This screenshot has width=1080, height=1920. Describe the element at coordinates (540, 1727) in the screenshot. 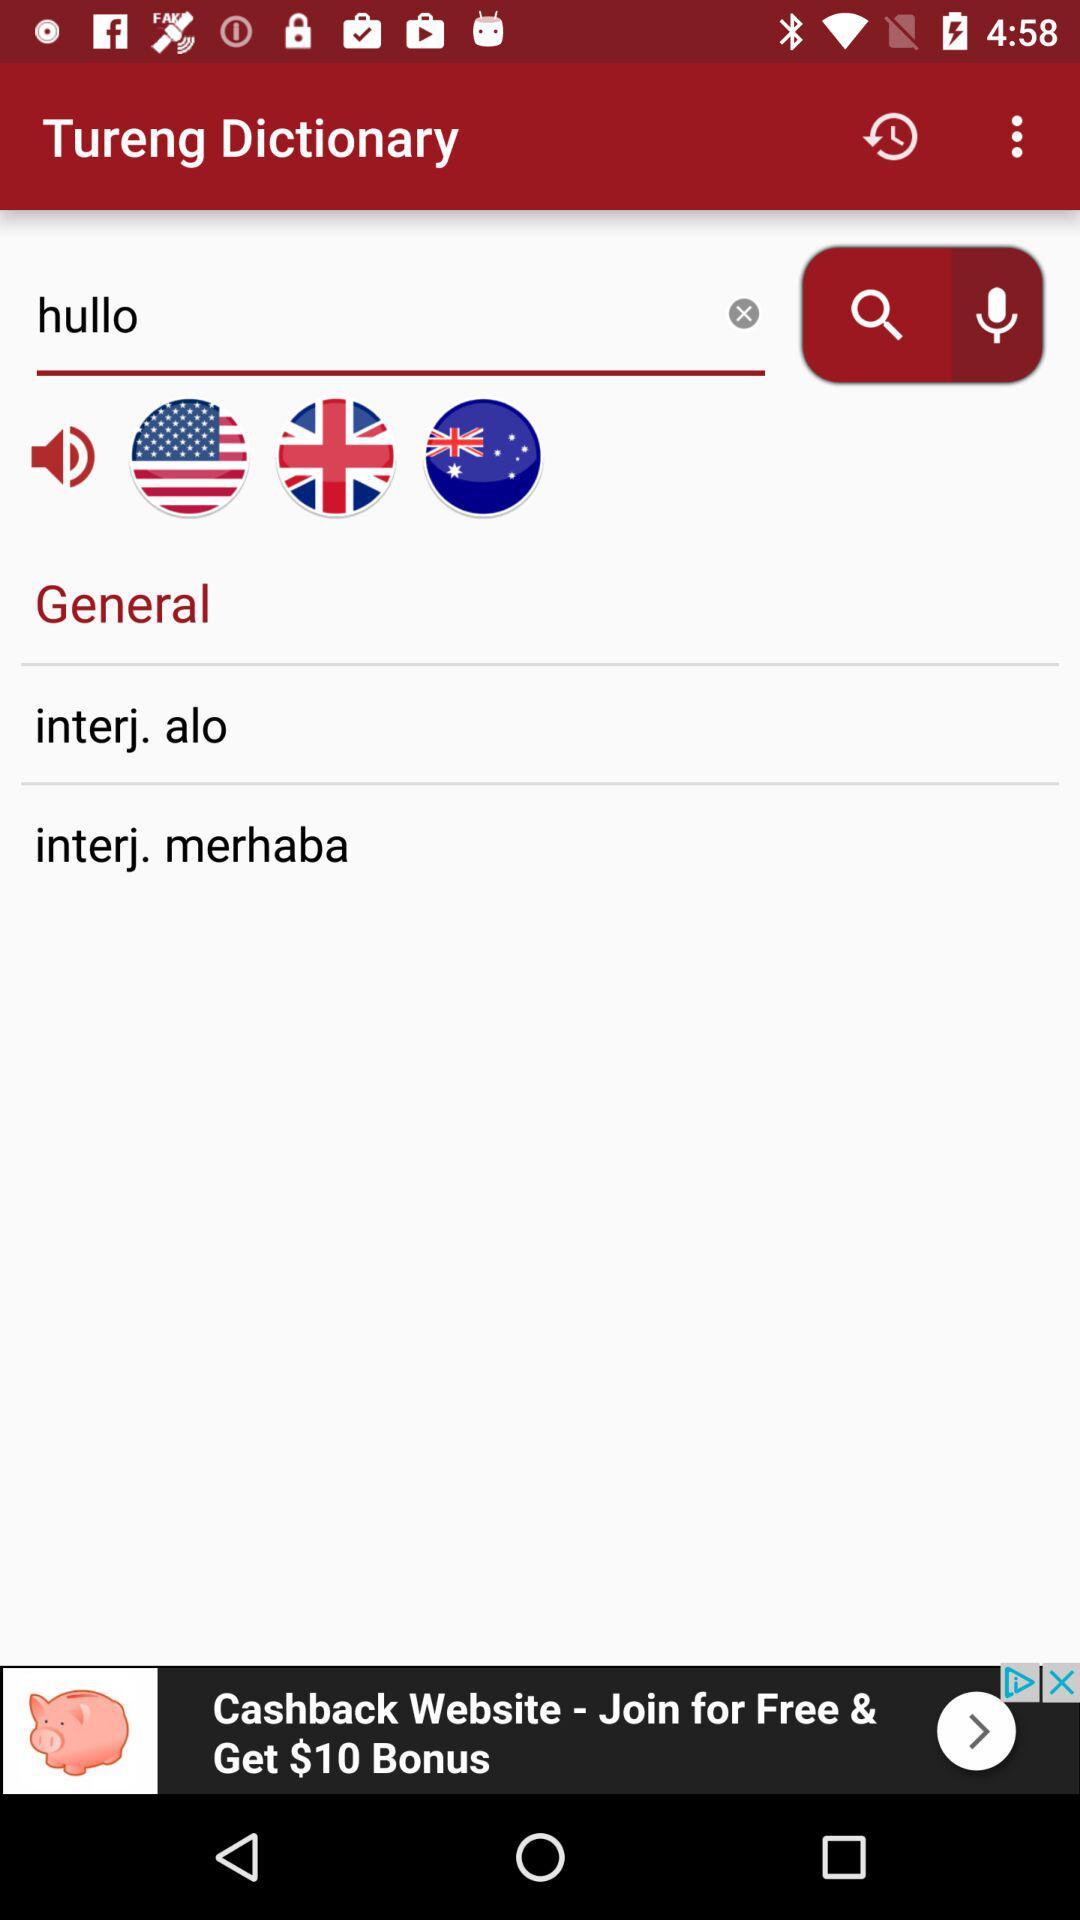

I see `advartasmand` at that location.